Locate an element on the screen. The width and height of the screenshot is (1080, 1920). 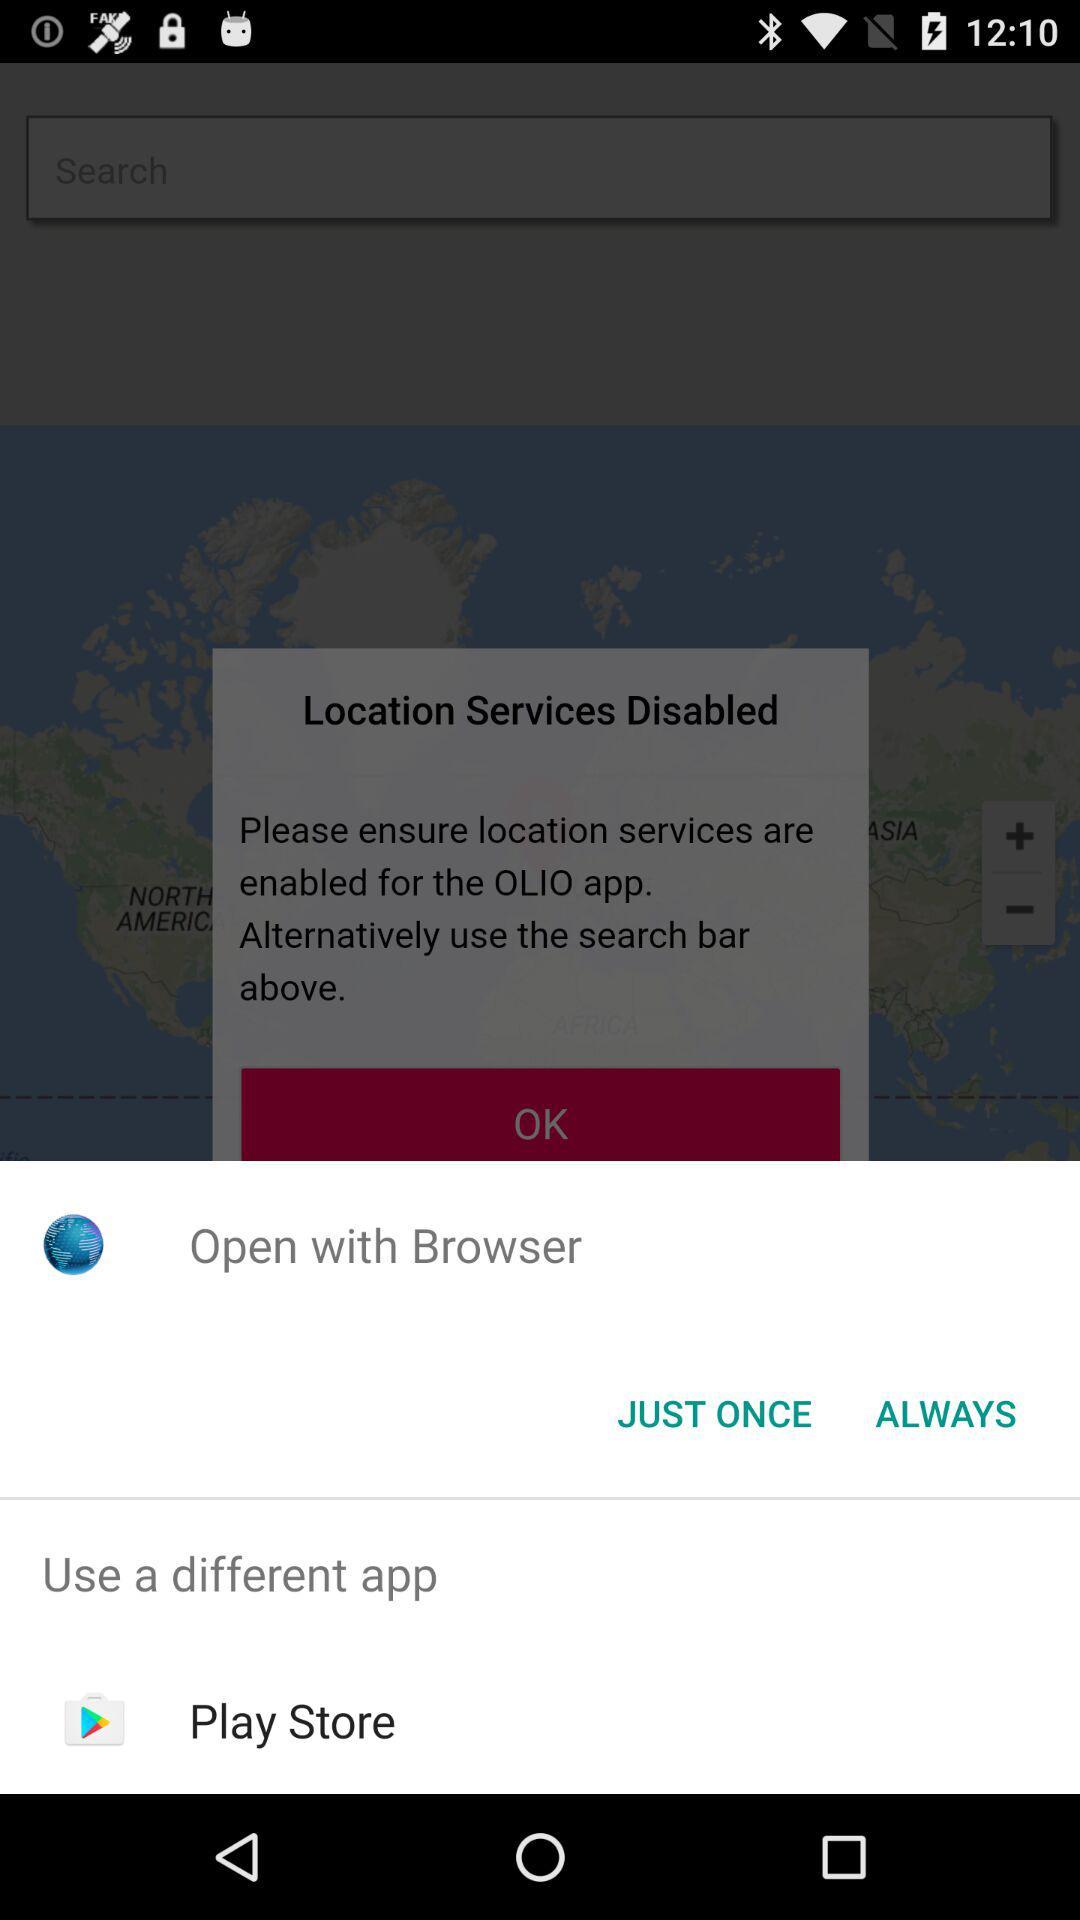
icon at the bottom right corner is located at coordinates (945, 1411).